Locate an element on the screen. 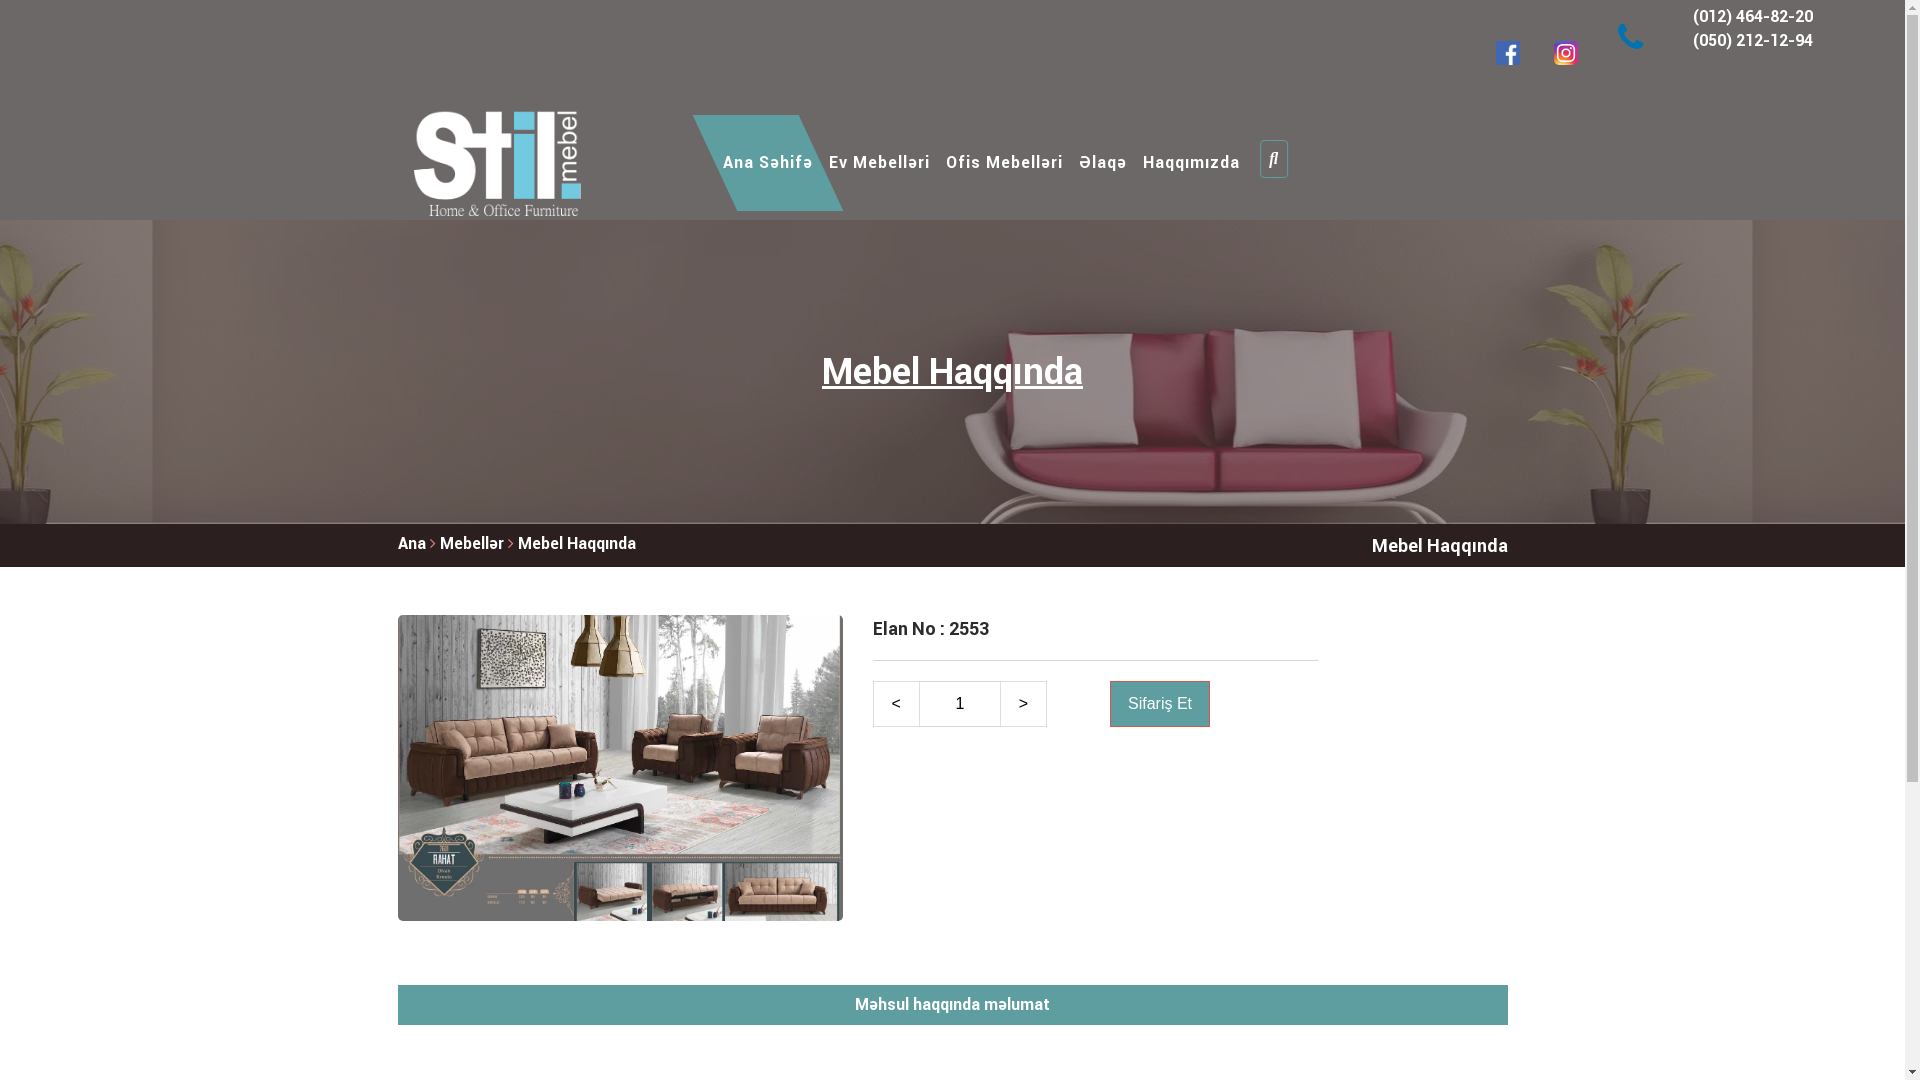  'Ana' is located at coordinates (411, 543).